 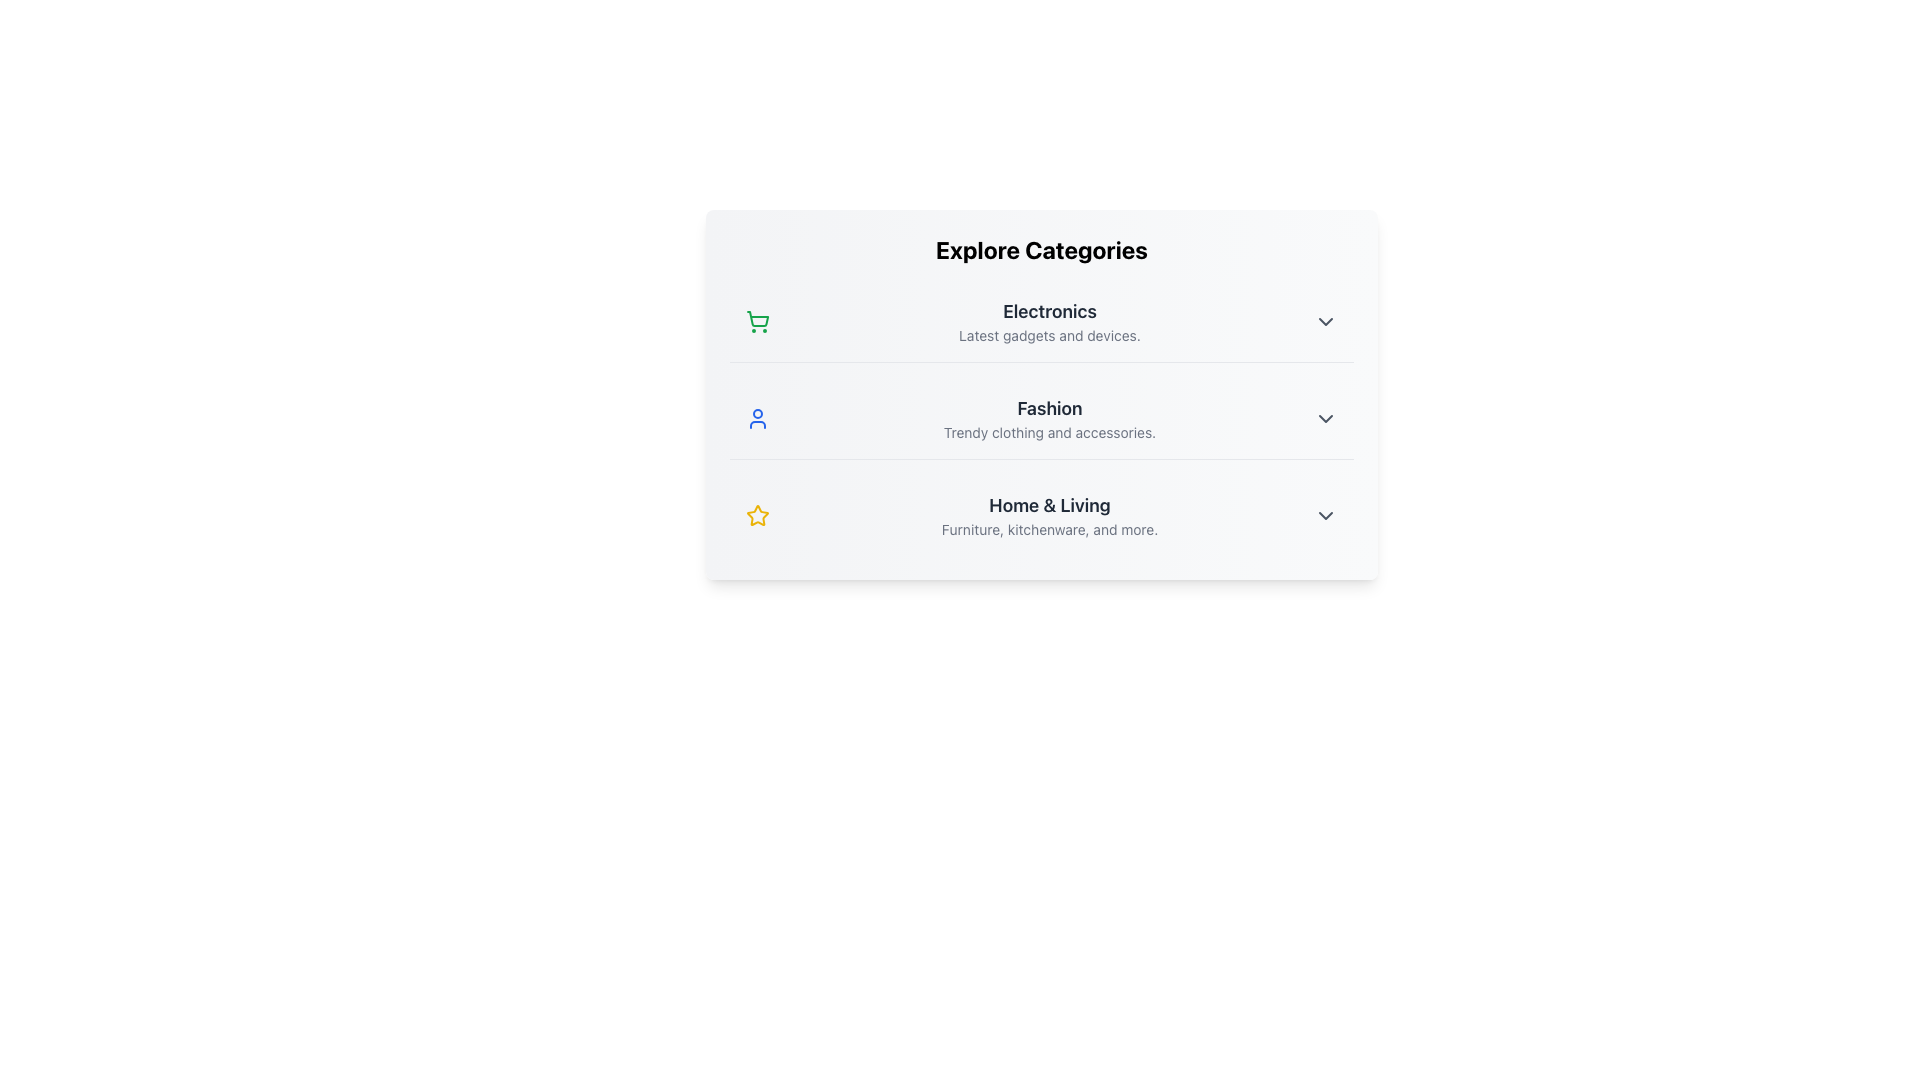 I want to click on the second item in the 'Explore Categories' section labeled 'Fashion', which has a subtitle 'Trendy clothing and accessories', so click(x=1040, y=418).